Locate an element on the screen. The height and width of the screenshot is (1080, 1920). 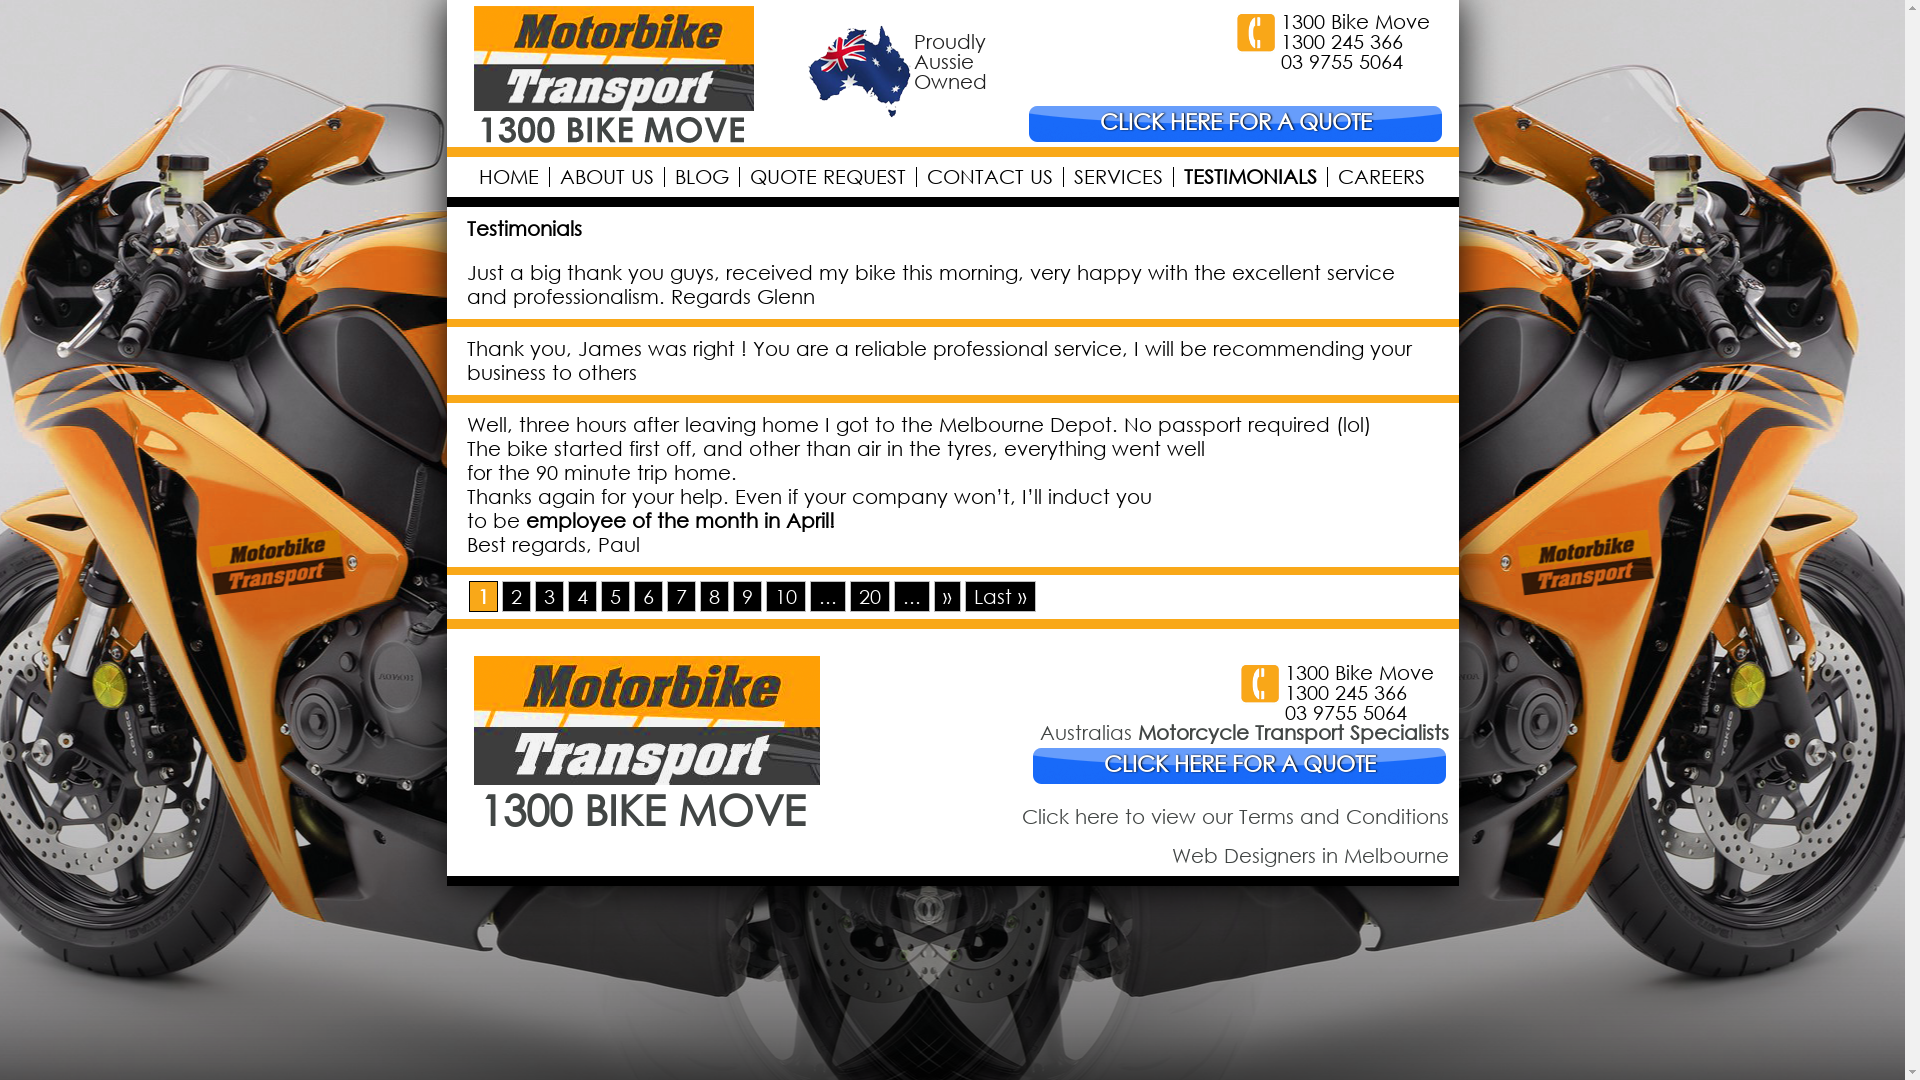
'SERVICES' is located at coordinates (1060, 176).